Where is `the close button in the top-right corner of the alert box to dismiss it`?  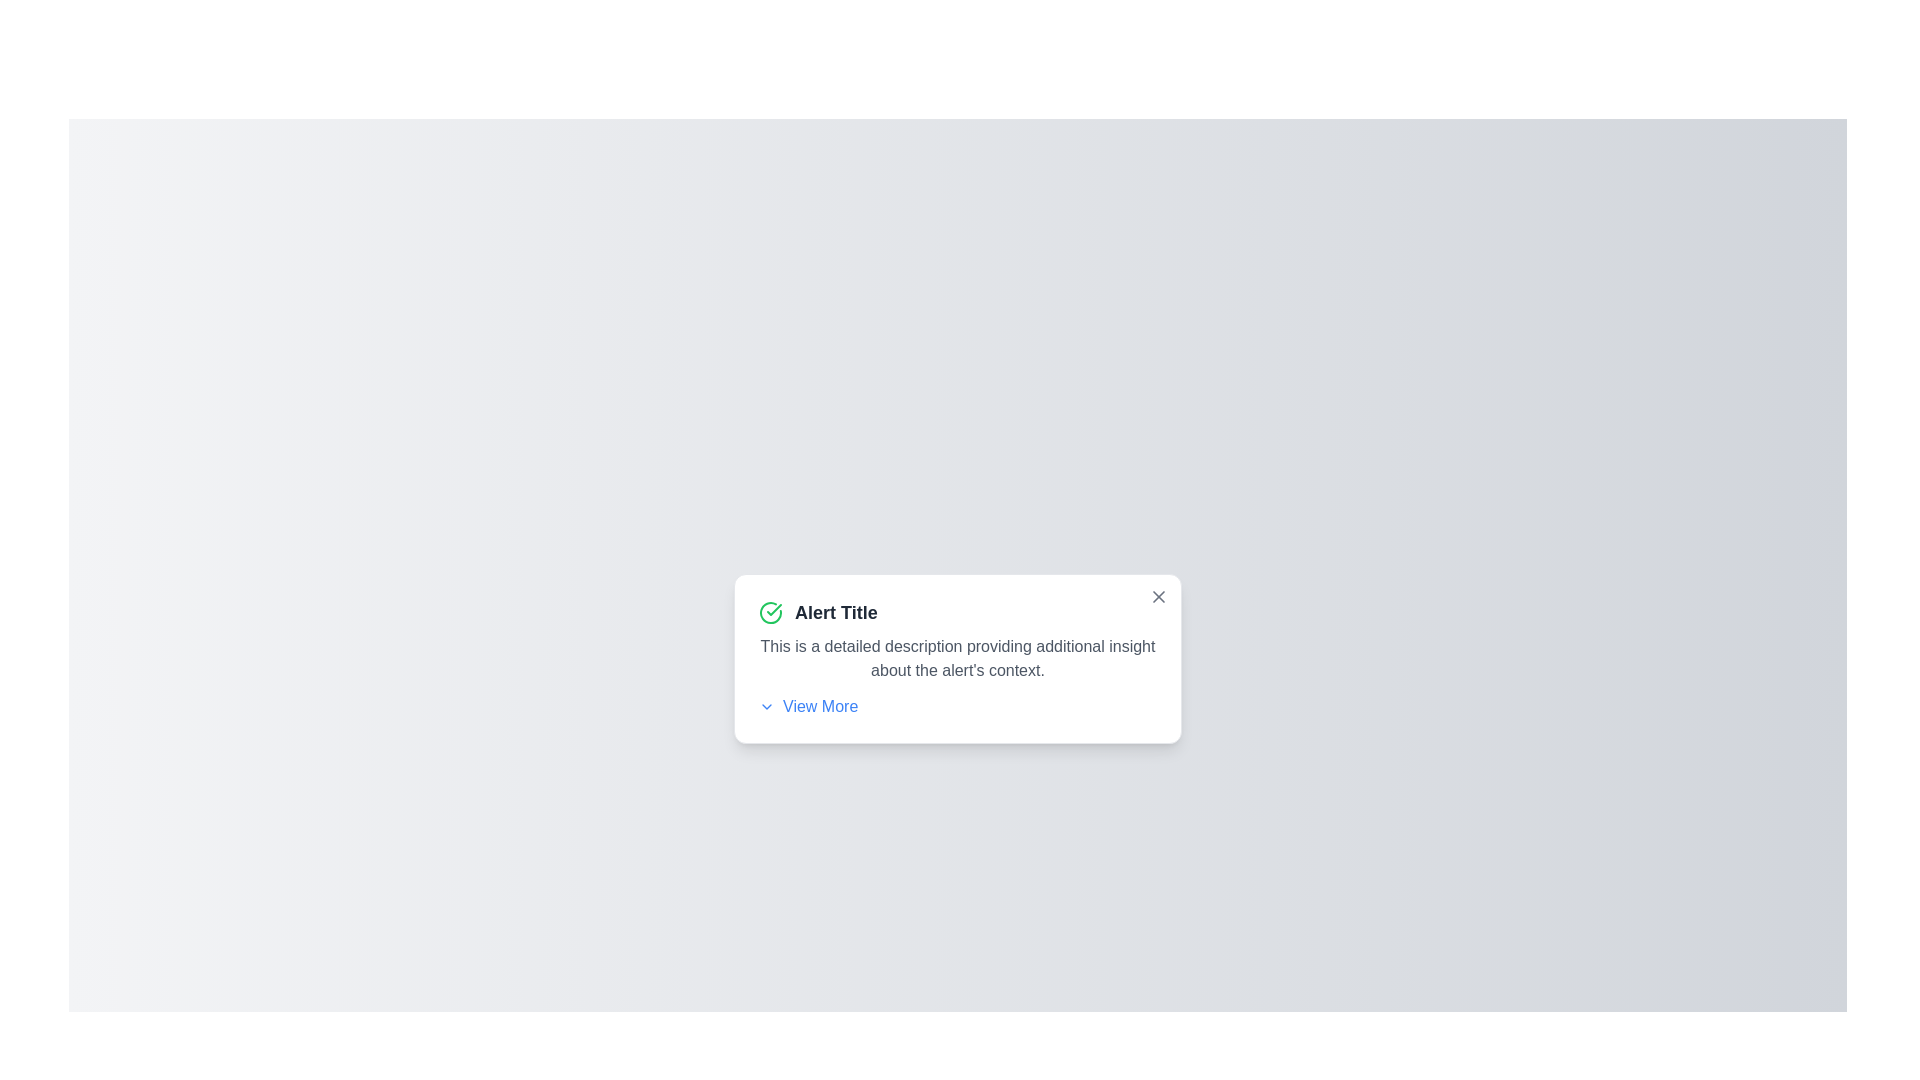 the close button in the top-right corner of the alert box to dismiss it is located at coordinates (1158, 596).